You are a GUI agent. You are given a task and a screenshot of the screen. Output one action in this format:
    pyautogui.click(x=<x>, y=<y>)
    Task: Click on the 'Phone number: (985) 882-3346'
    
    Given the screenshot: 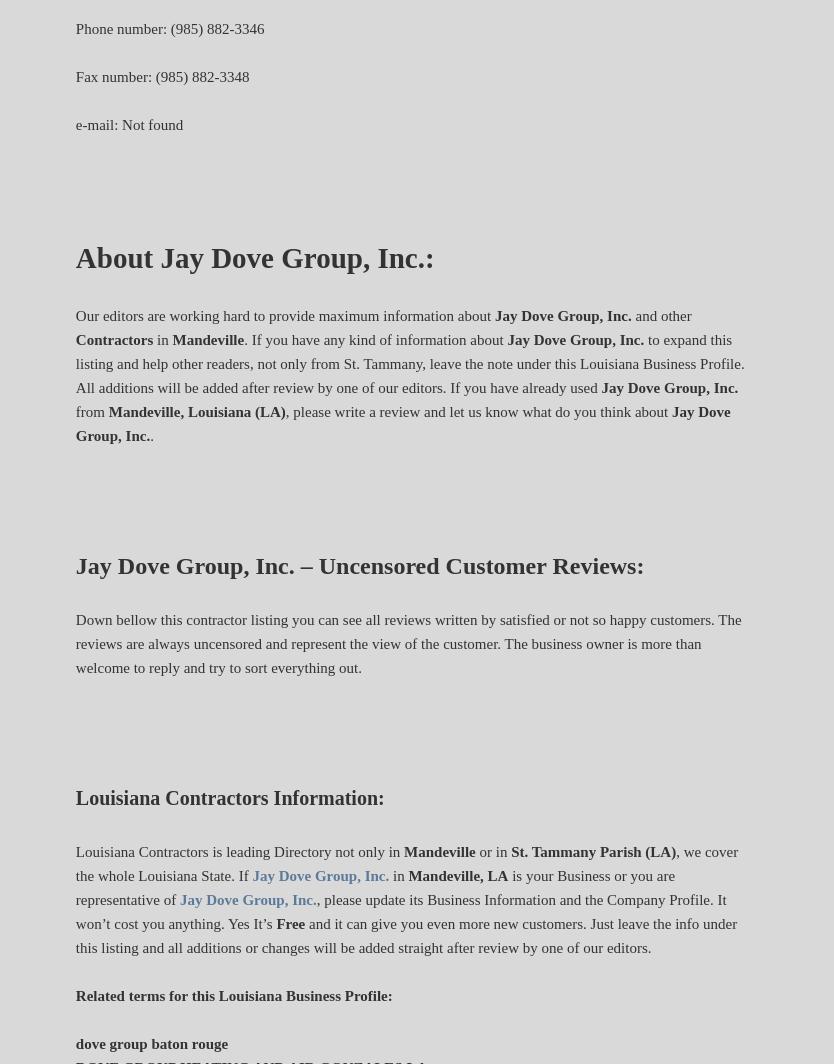 What is the action you would take?
    pyautogui.click(x=169, y=29)
    